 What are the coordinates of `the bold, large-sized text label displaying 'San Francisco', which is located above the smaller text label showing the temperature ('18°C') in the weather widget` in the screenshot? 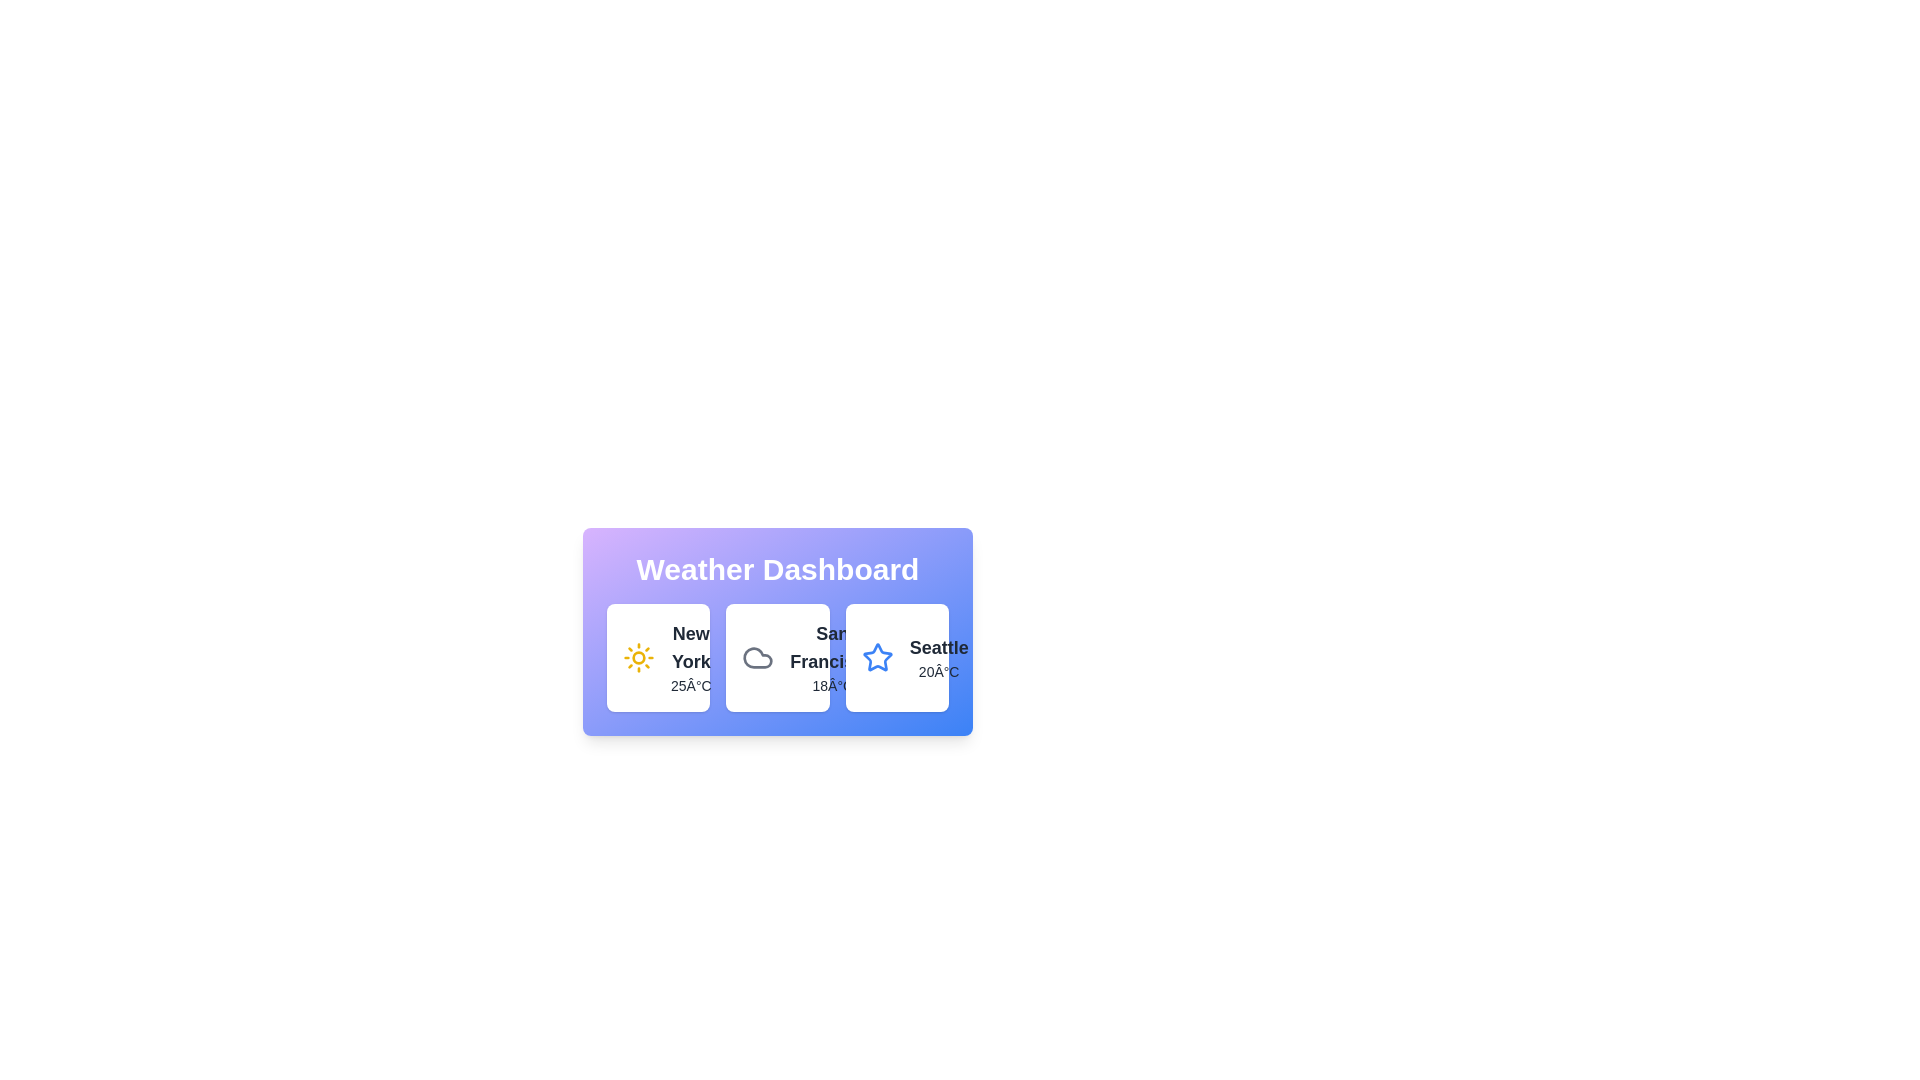 It's located at (832, 648).